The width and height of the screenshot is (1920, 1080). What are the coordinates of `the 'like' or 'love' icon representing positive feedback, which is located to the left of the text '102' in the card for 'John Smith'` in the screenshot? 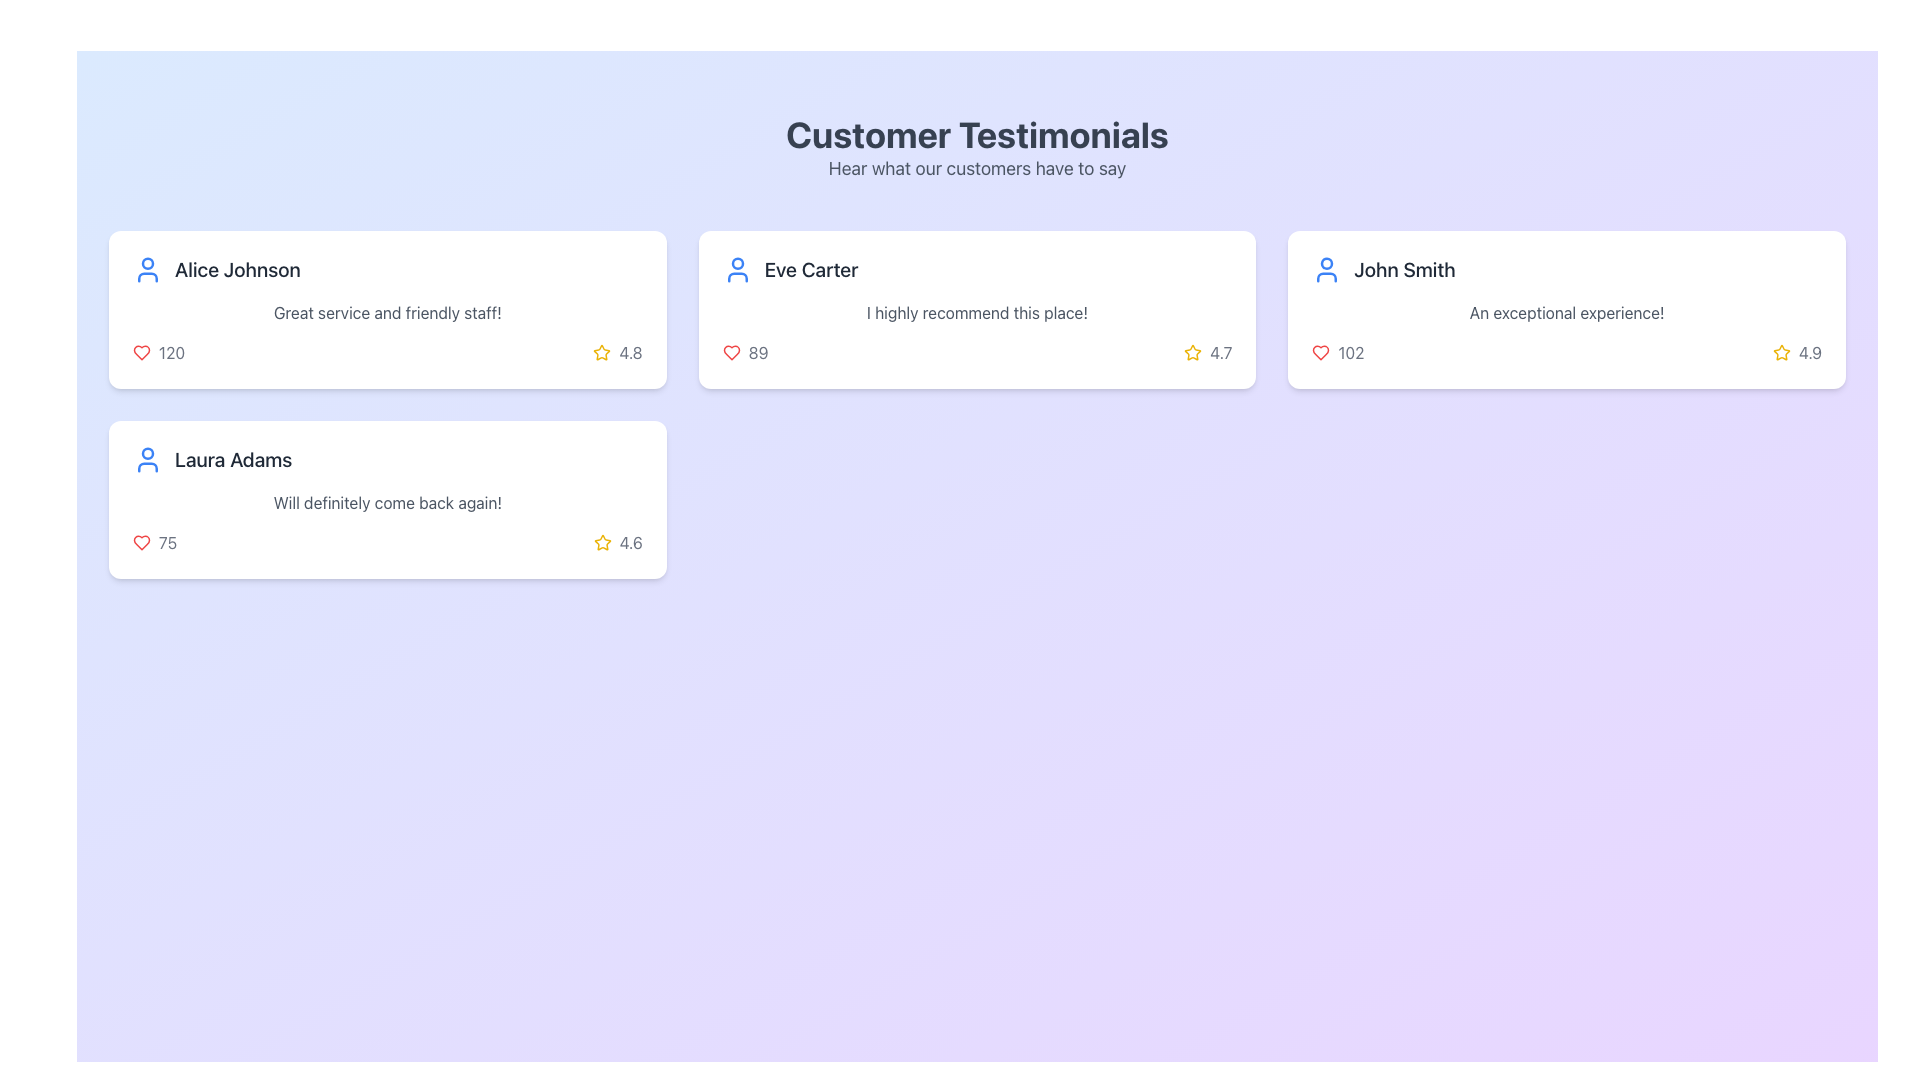 It's located at (1320, 352).